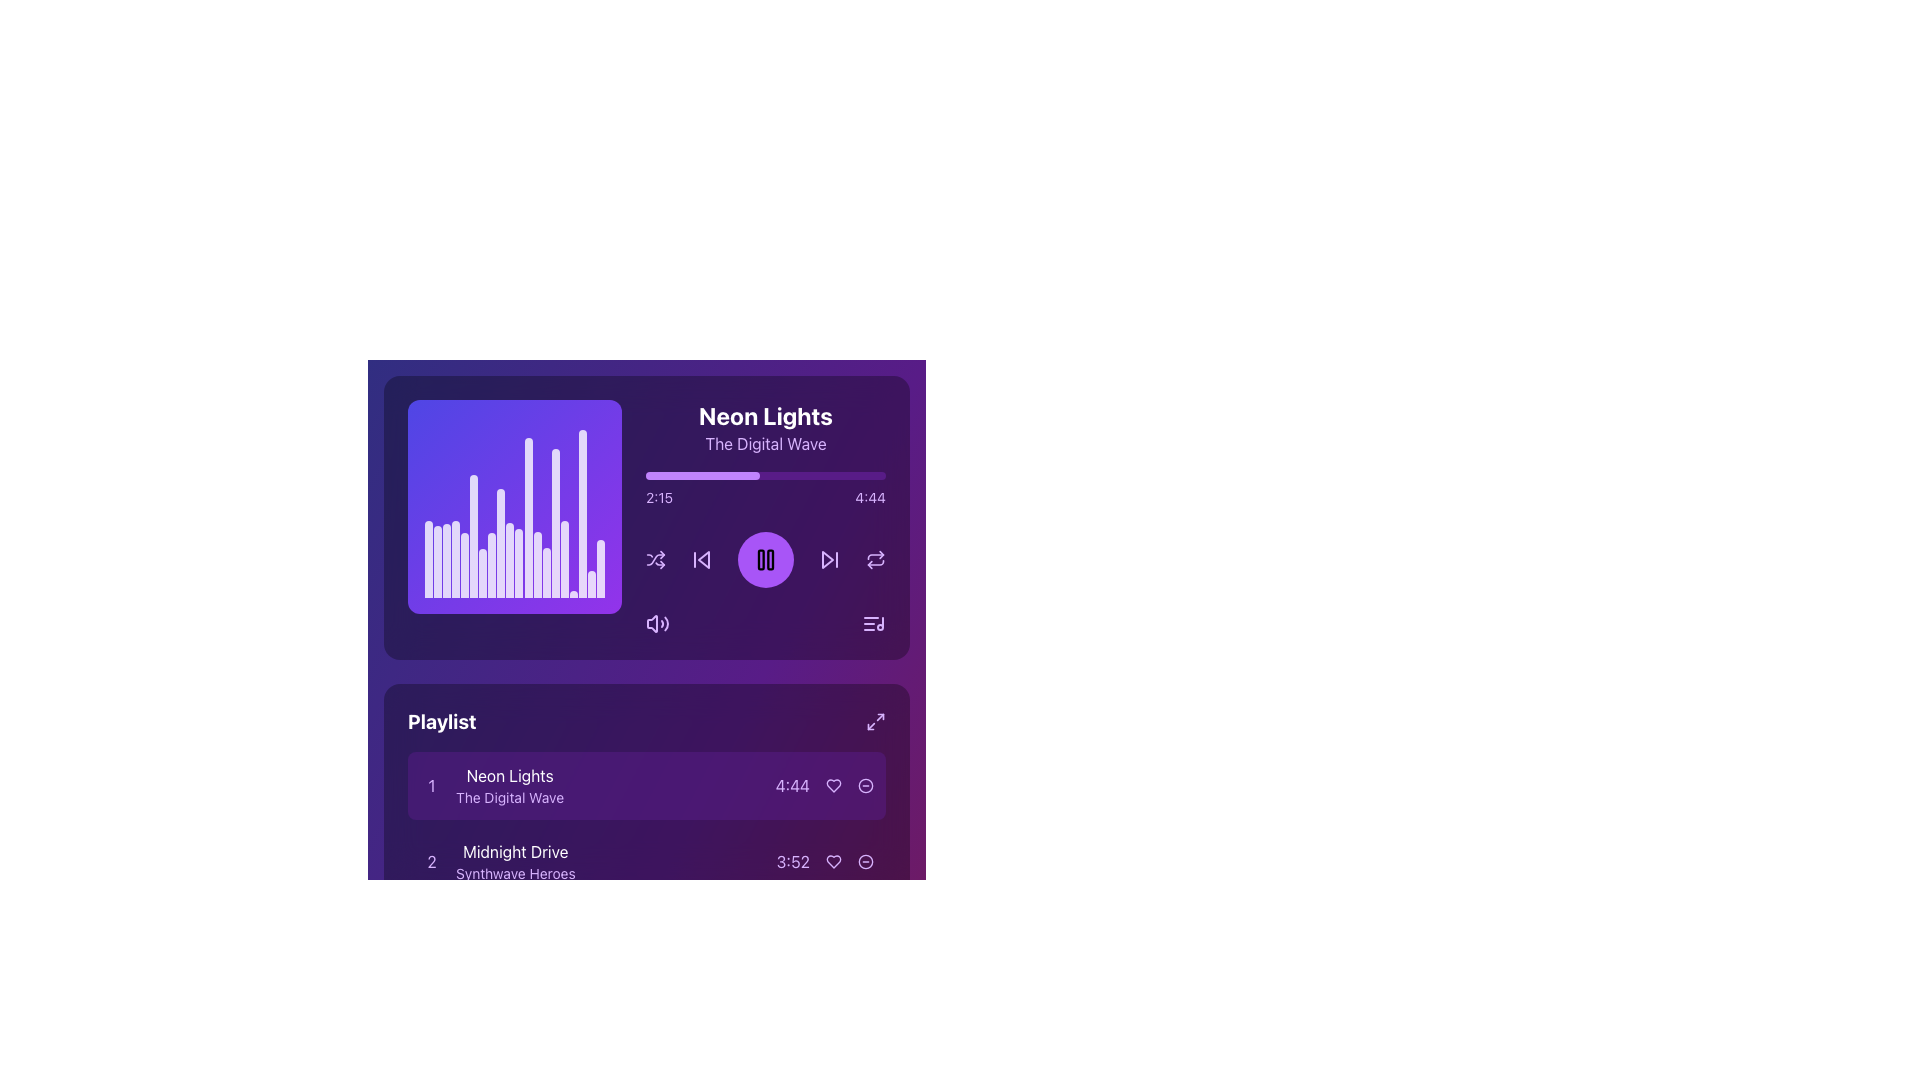  I want to click on the playback time text label that displays the current elapsed time of the song, located near the top-left corner of the horizontal bar, slightly below the 'Neon Lights' track title, so click(659, 496).